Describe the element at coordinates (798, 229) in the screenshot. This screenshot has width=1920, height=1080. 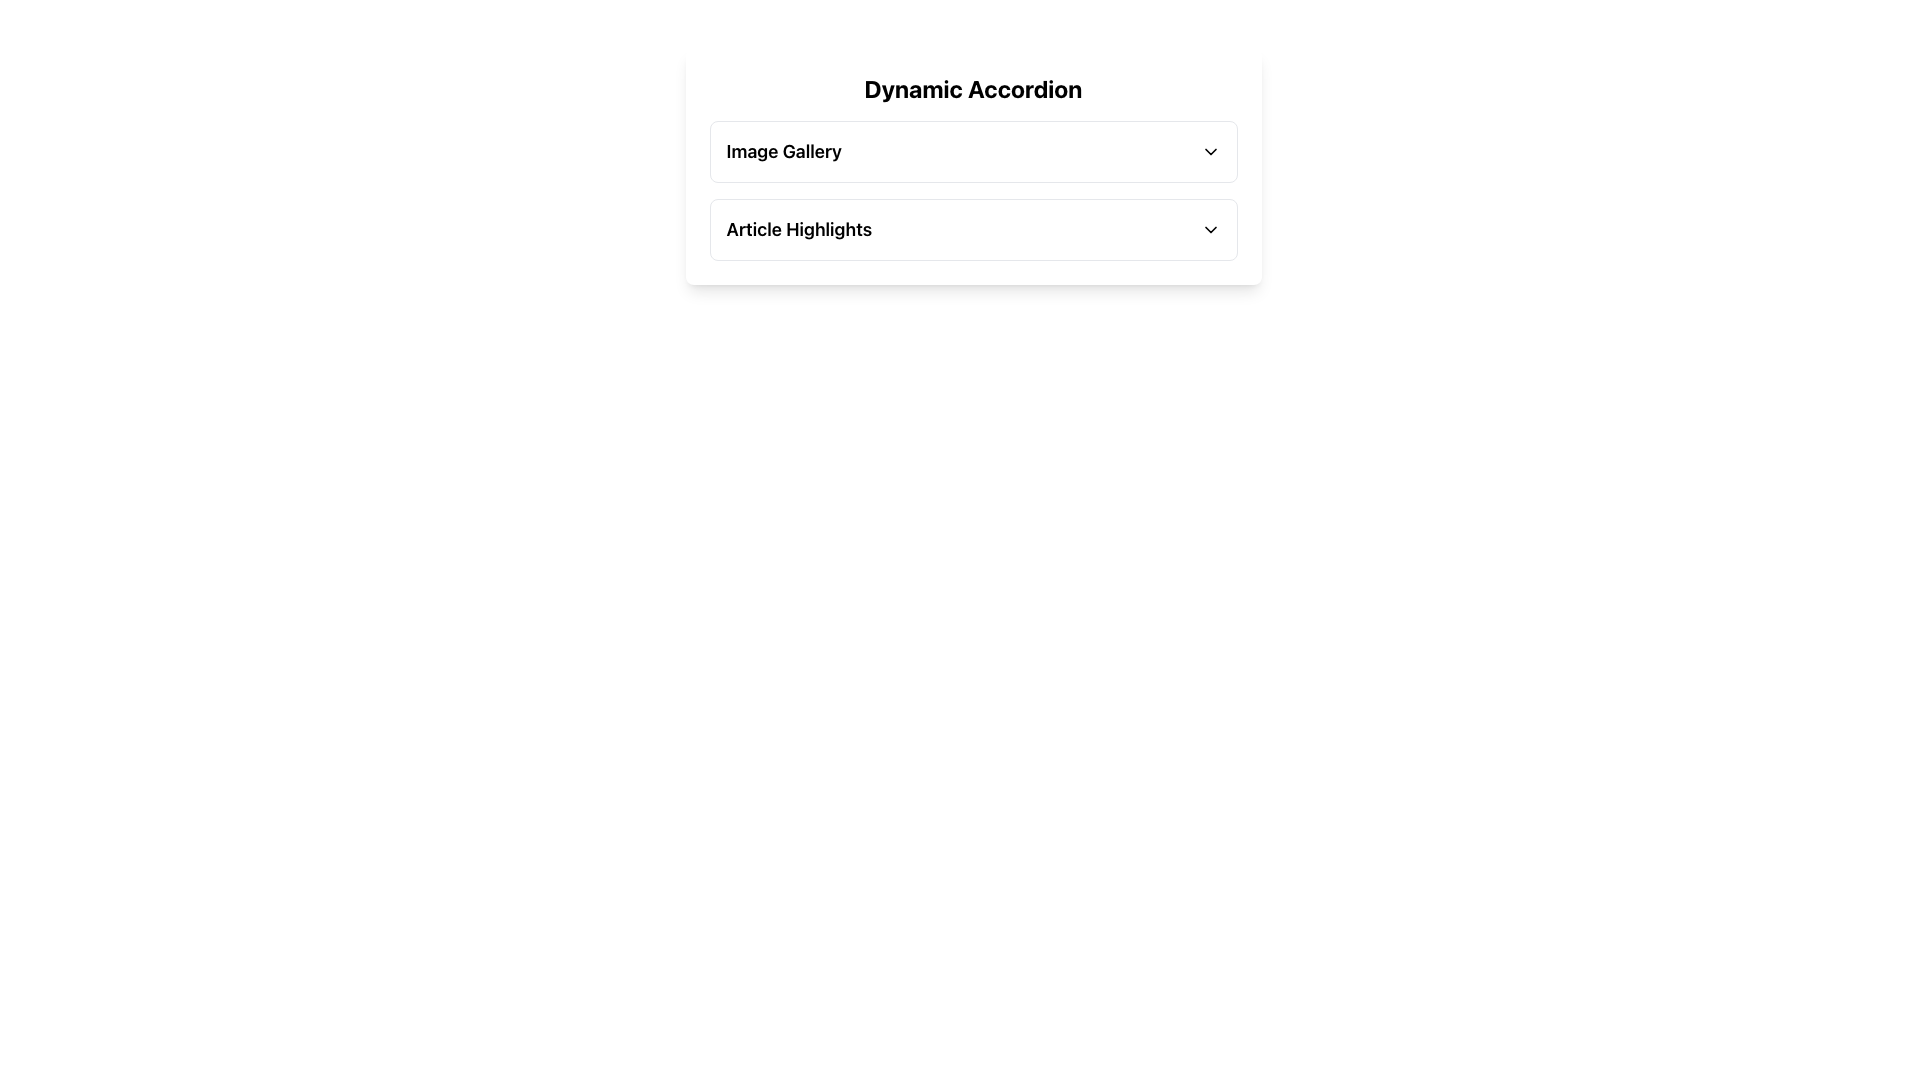
I see `the 'Article Highlights' text label, which is a large bold text in black color located in the second section of an accordion interface, next to a chevron-down icon` at that location.